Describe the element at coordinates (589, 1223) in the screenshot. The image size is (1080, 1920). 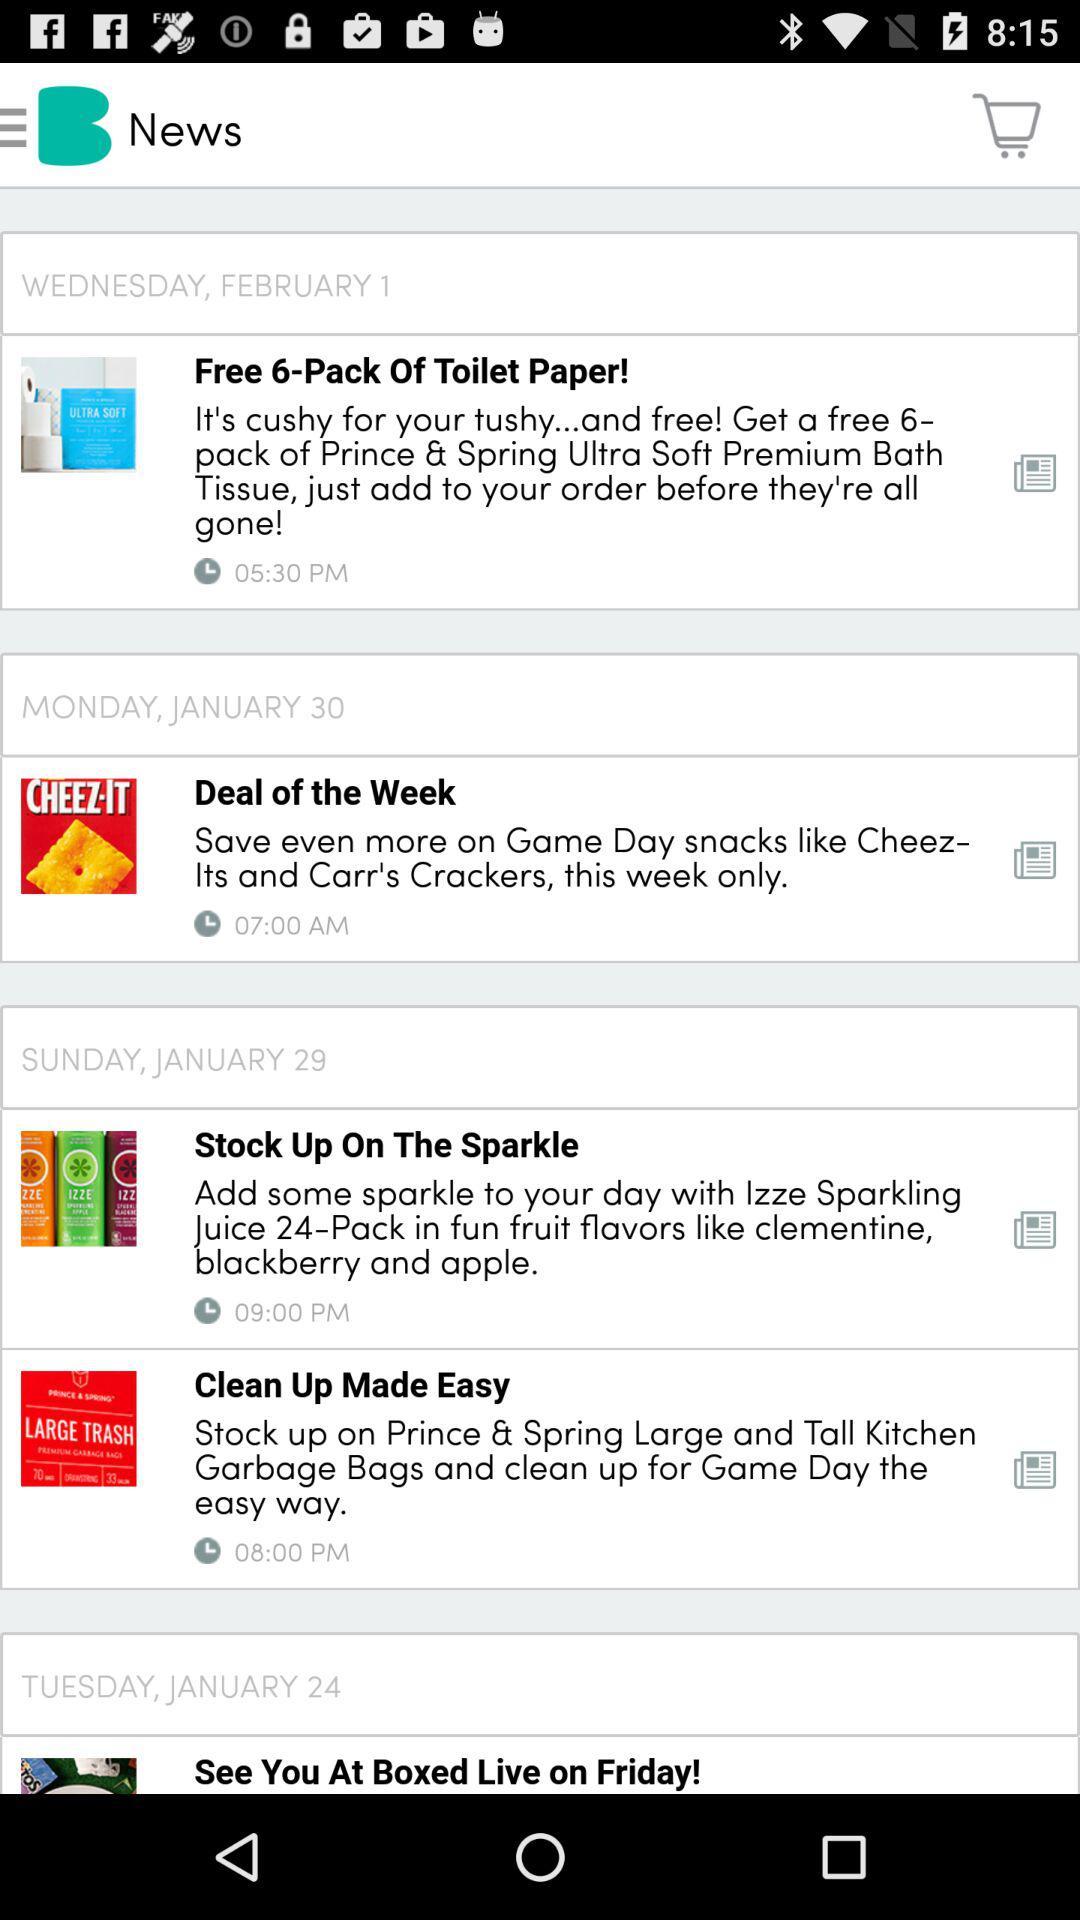
I see `add some sparkle` at that location.